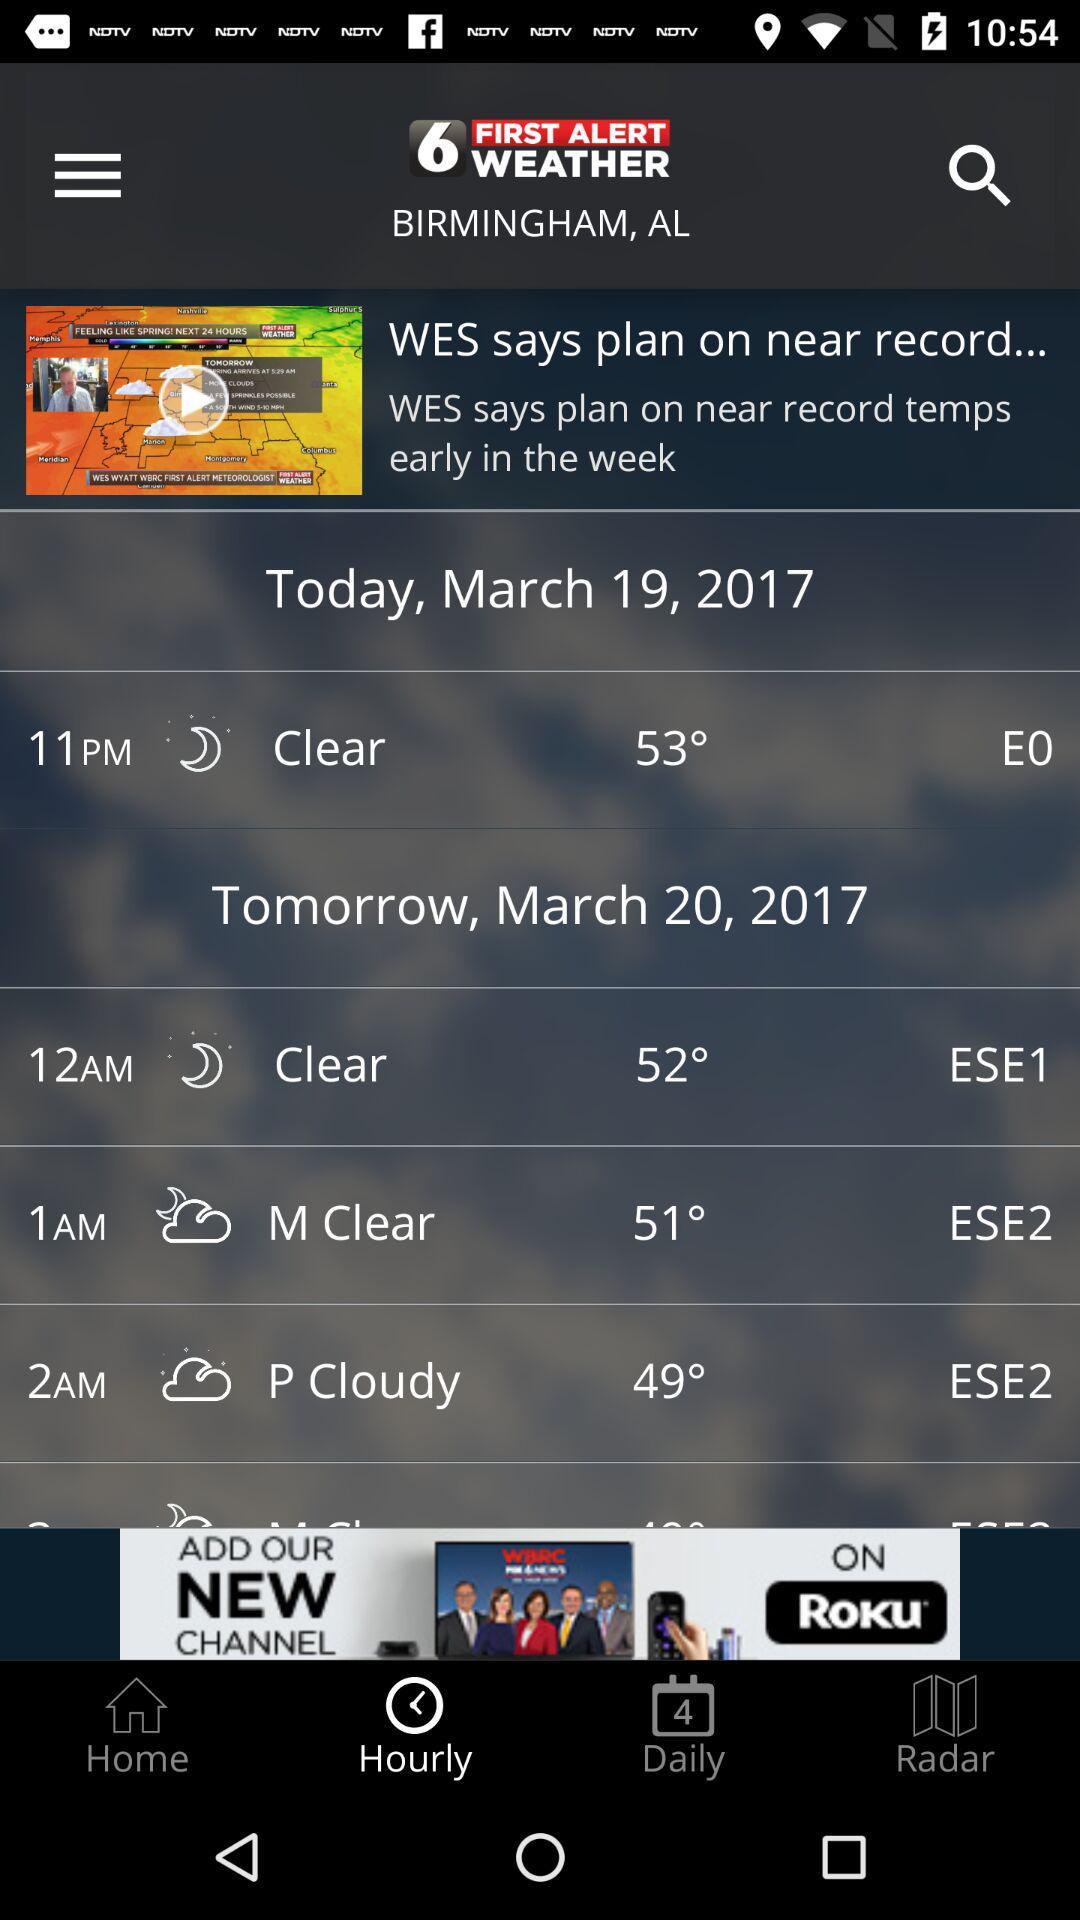 The image size is (1080, 1920). What do you see at coordinates (682, 1726) in the screenshot?
I see `item to the right of hourly item` at bounding box center [682, 1726].